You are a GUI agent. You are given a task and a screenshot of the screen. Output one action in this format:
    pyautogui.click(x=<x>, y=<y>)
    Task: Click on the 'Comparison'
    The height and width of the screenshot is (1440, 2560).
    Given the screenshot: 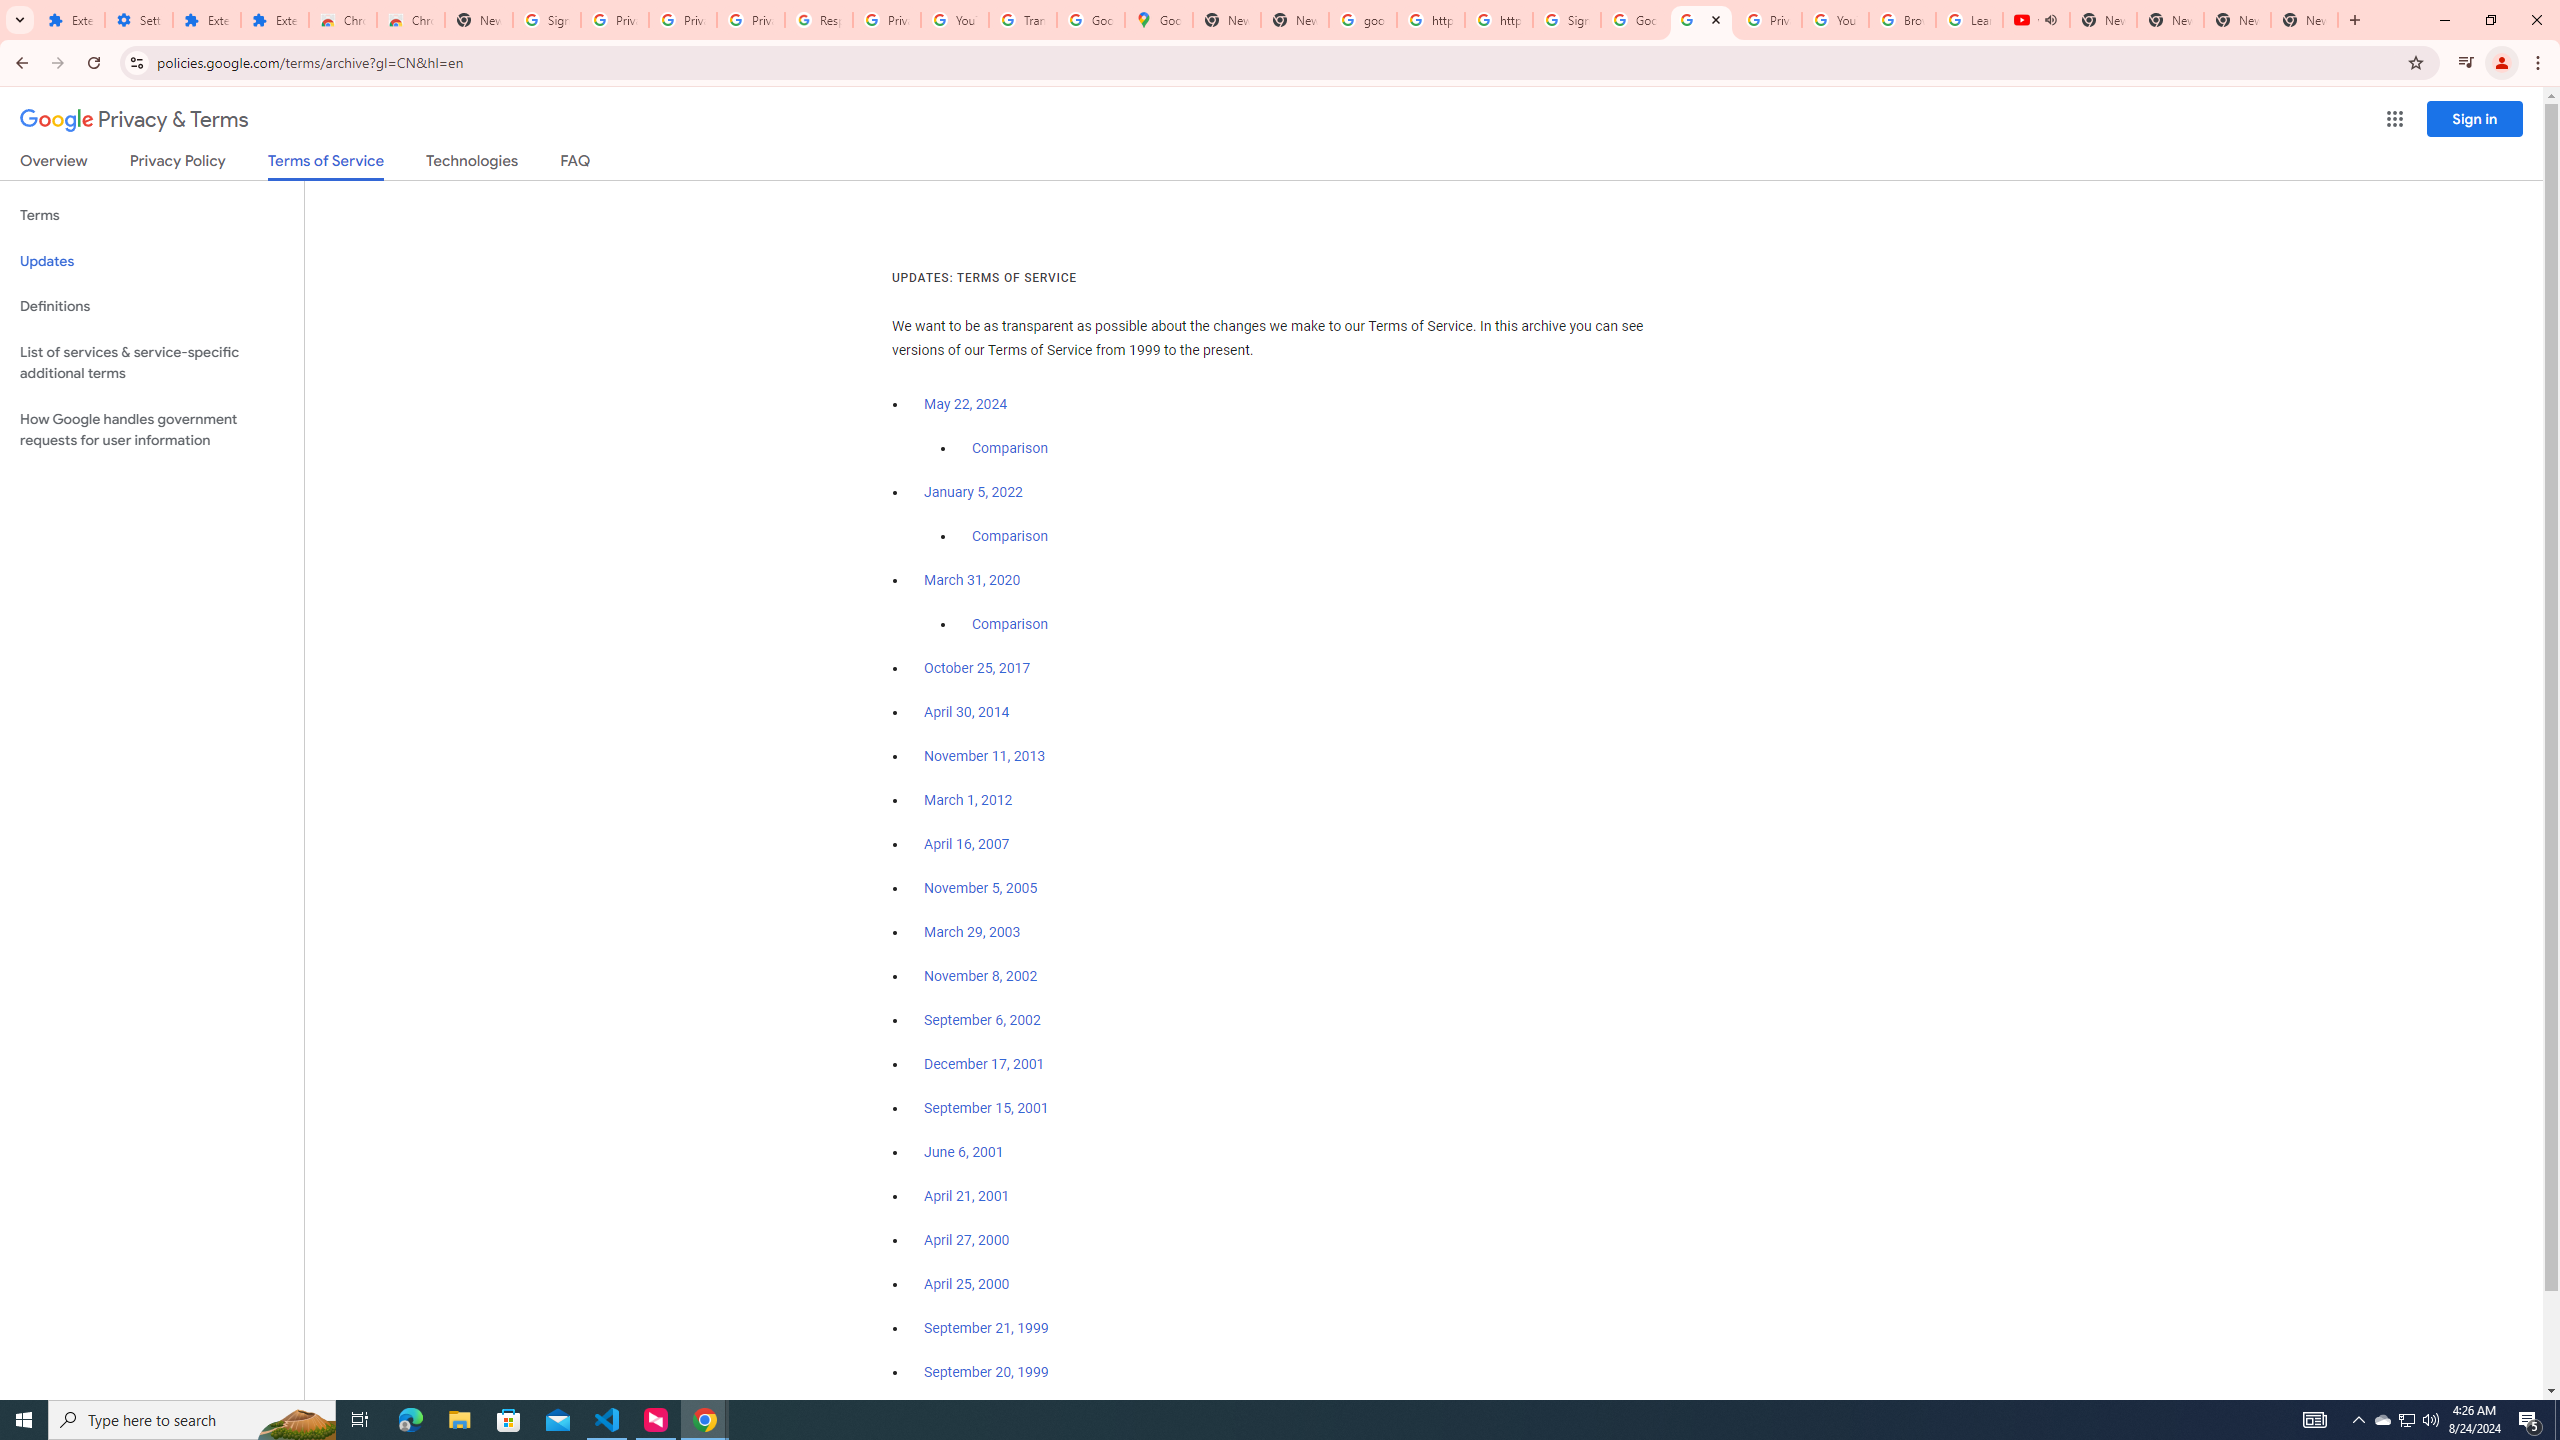 What is the action you would take?
    pyautogui.click(x=1008, y=624)
    